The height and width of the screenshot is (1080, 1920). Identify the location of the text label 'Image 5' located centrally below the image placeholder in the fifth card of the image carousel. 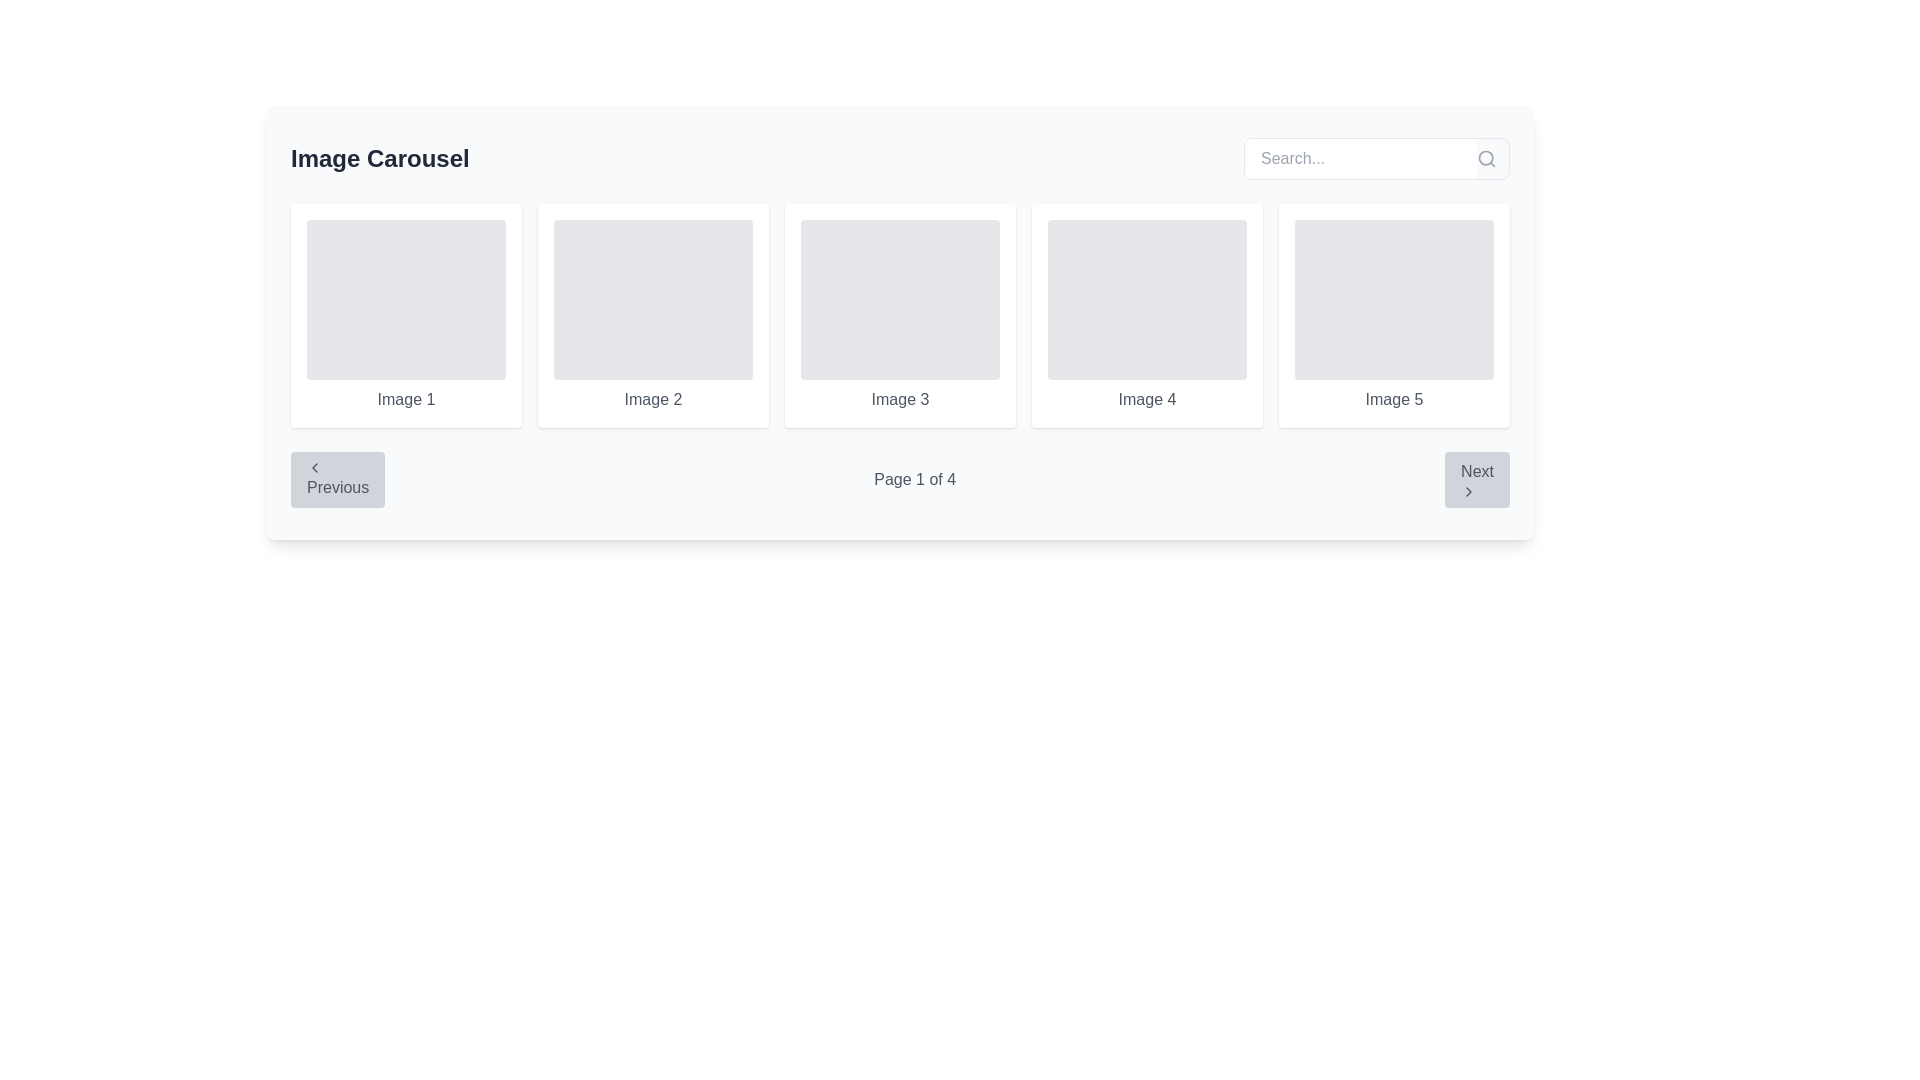
(1393, 400).